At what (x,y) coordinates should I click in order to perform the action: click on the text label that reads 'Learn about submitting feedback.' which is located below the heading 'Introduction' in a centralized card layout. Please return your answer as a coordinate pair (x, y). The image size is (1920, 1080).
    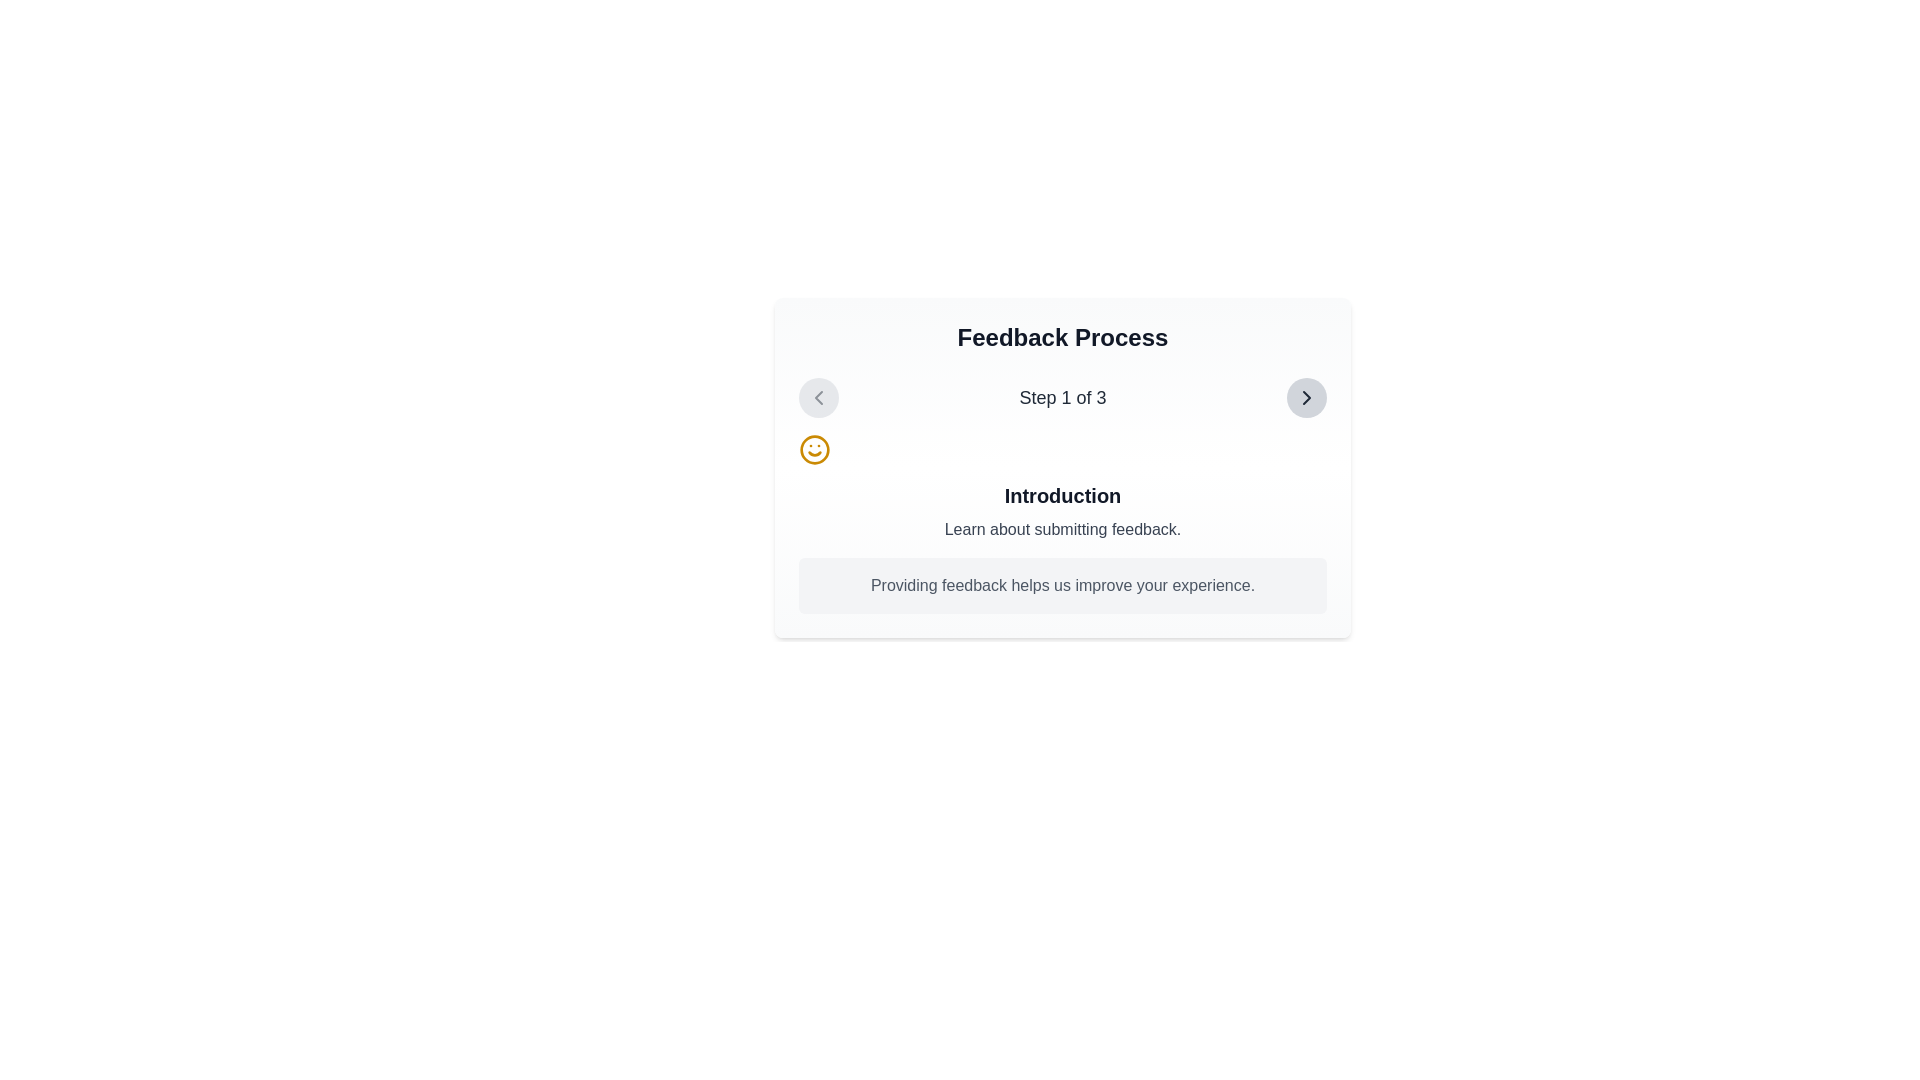
    Looking at the image, I should click on (1061, 528).